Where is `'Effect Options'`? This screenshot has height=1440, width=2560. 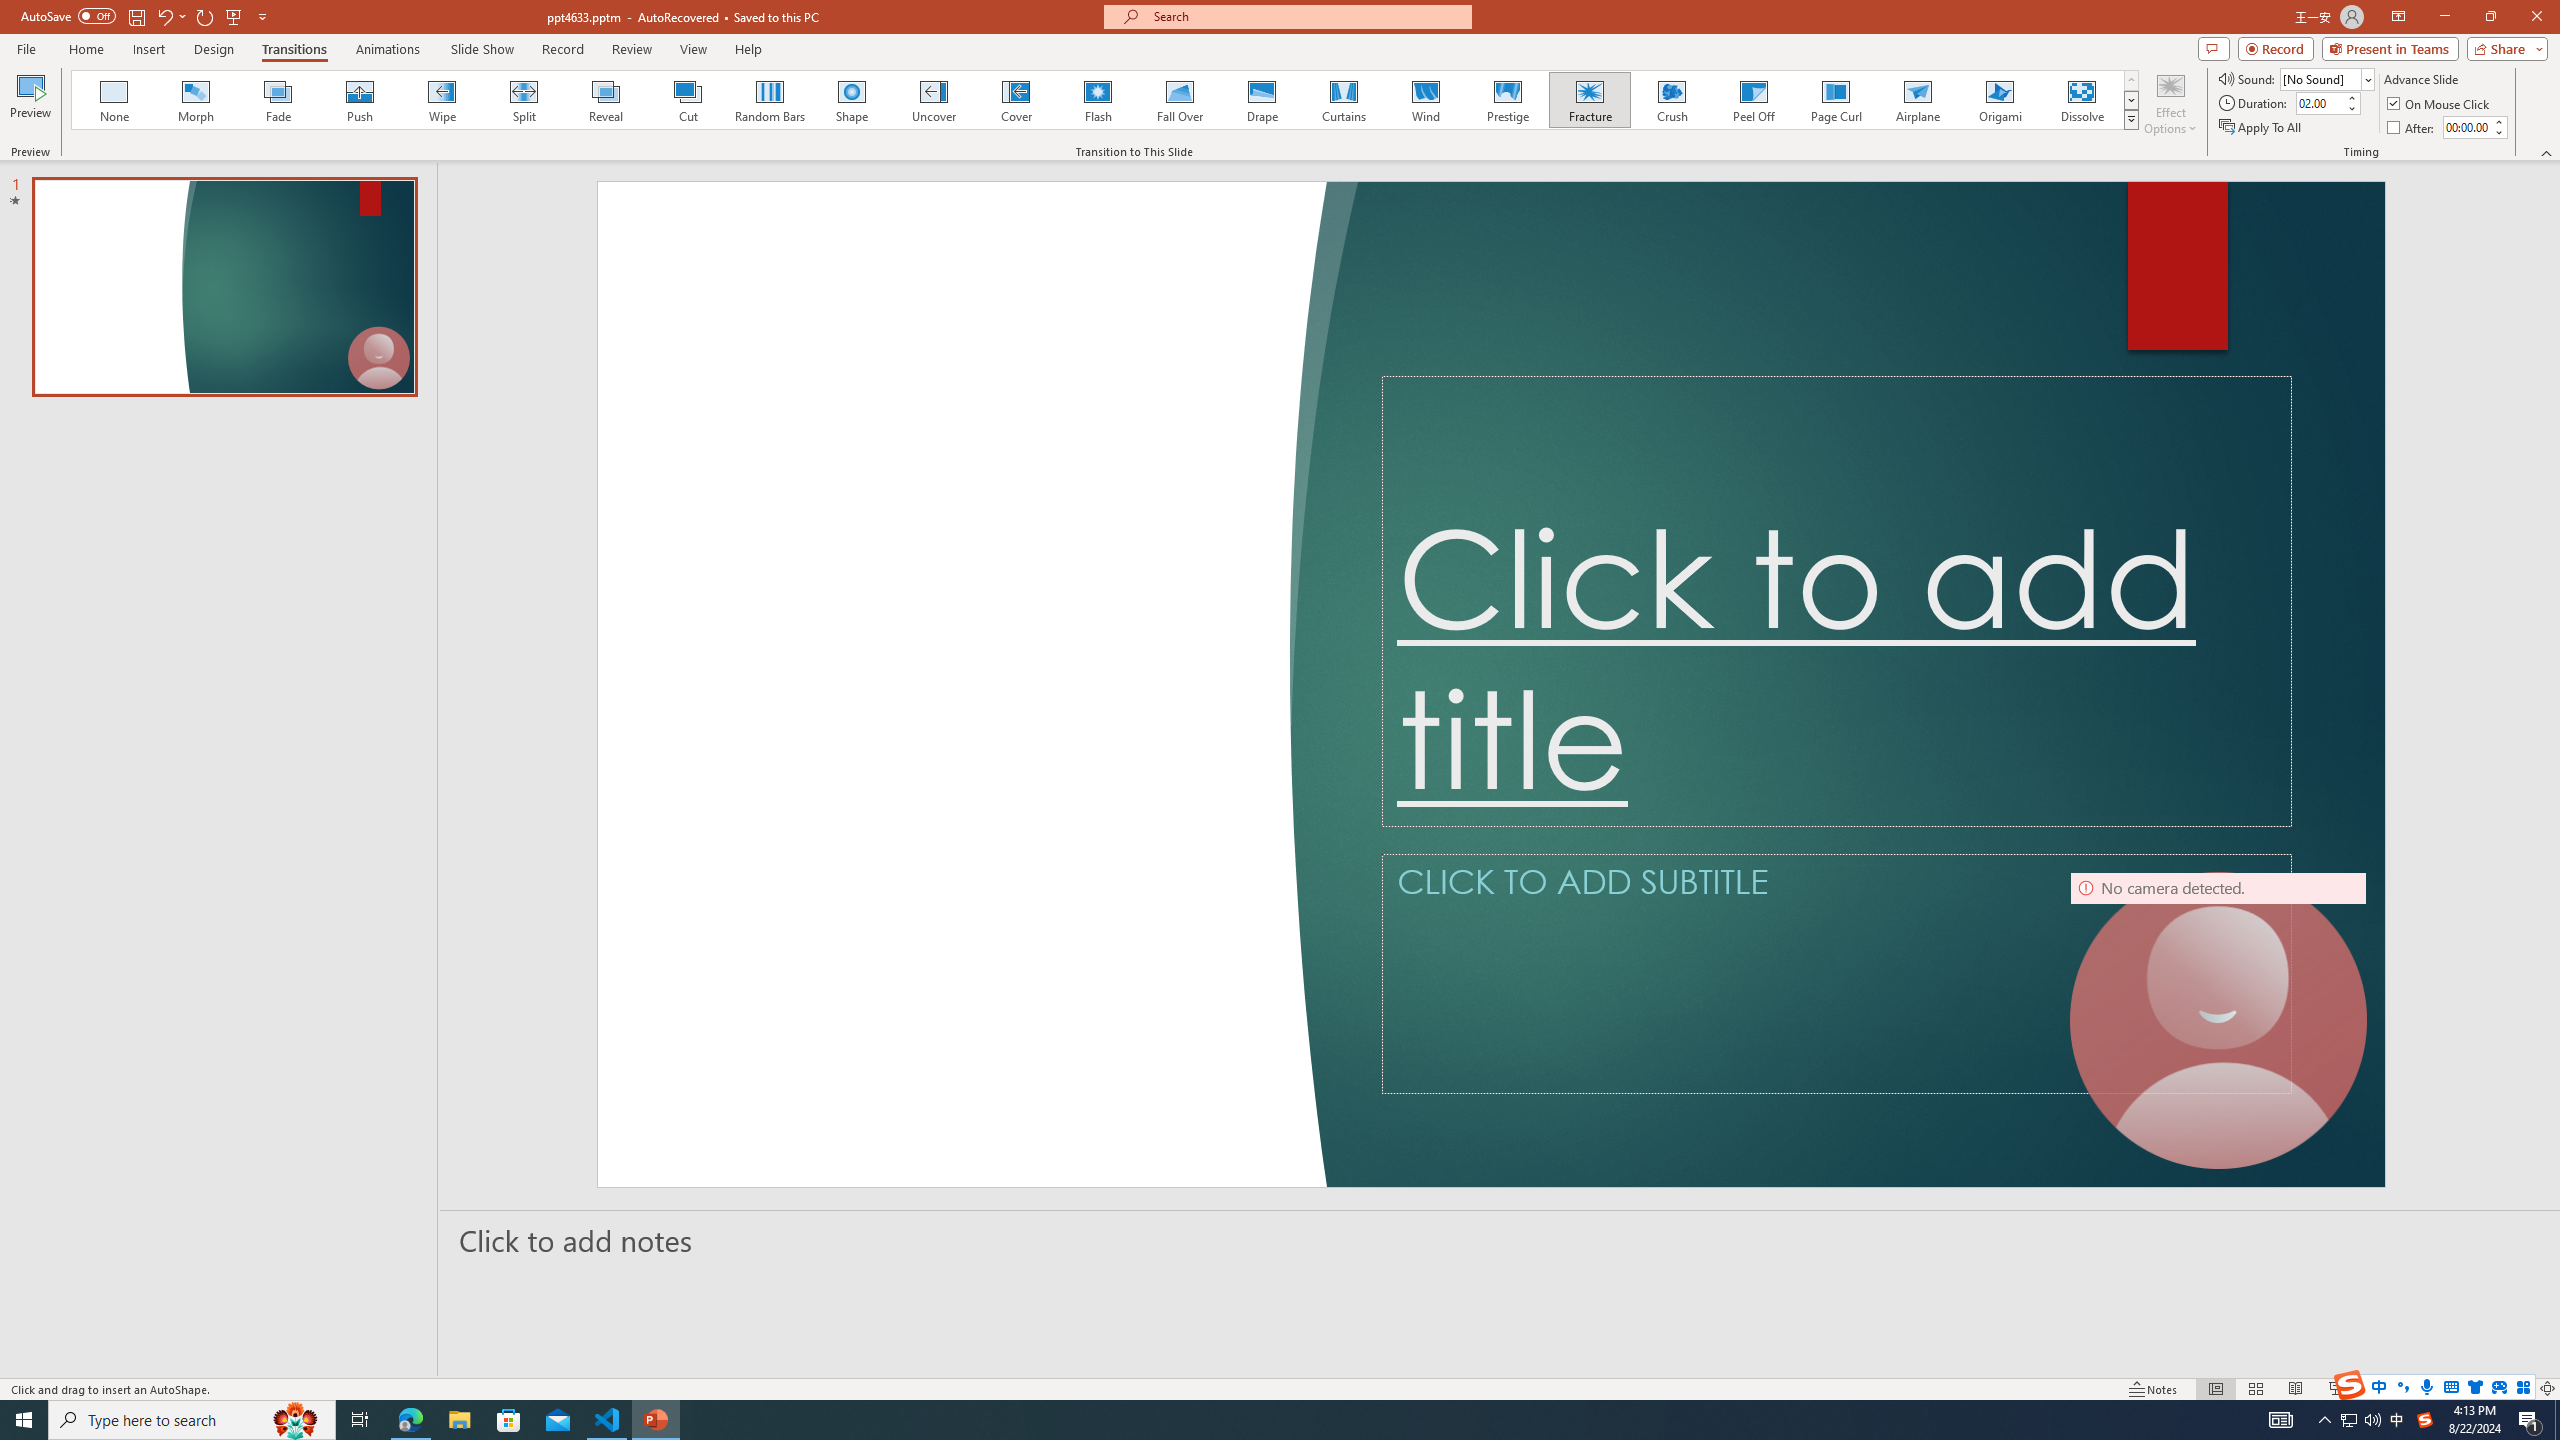 'Effect Options' is located at coordinates (2169, 103).